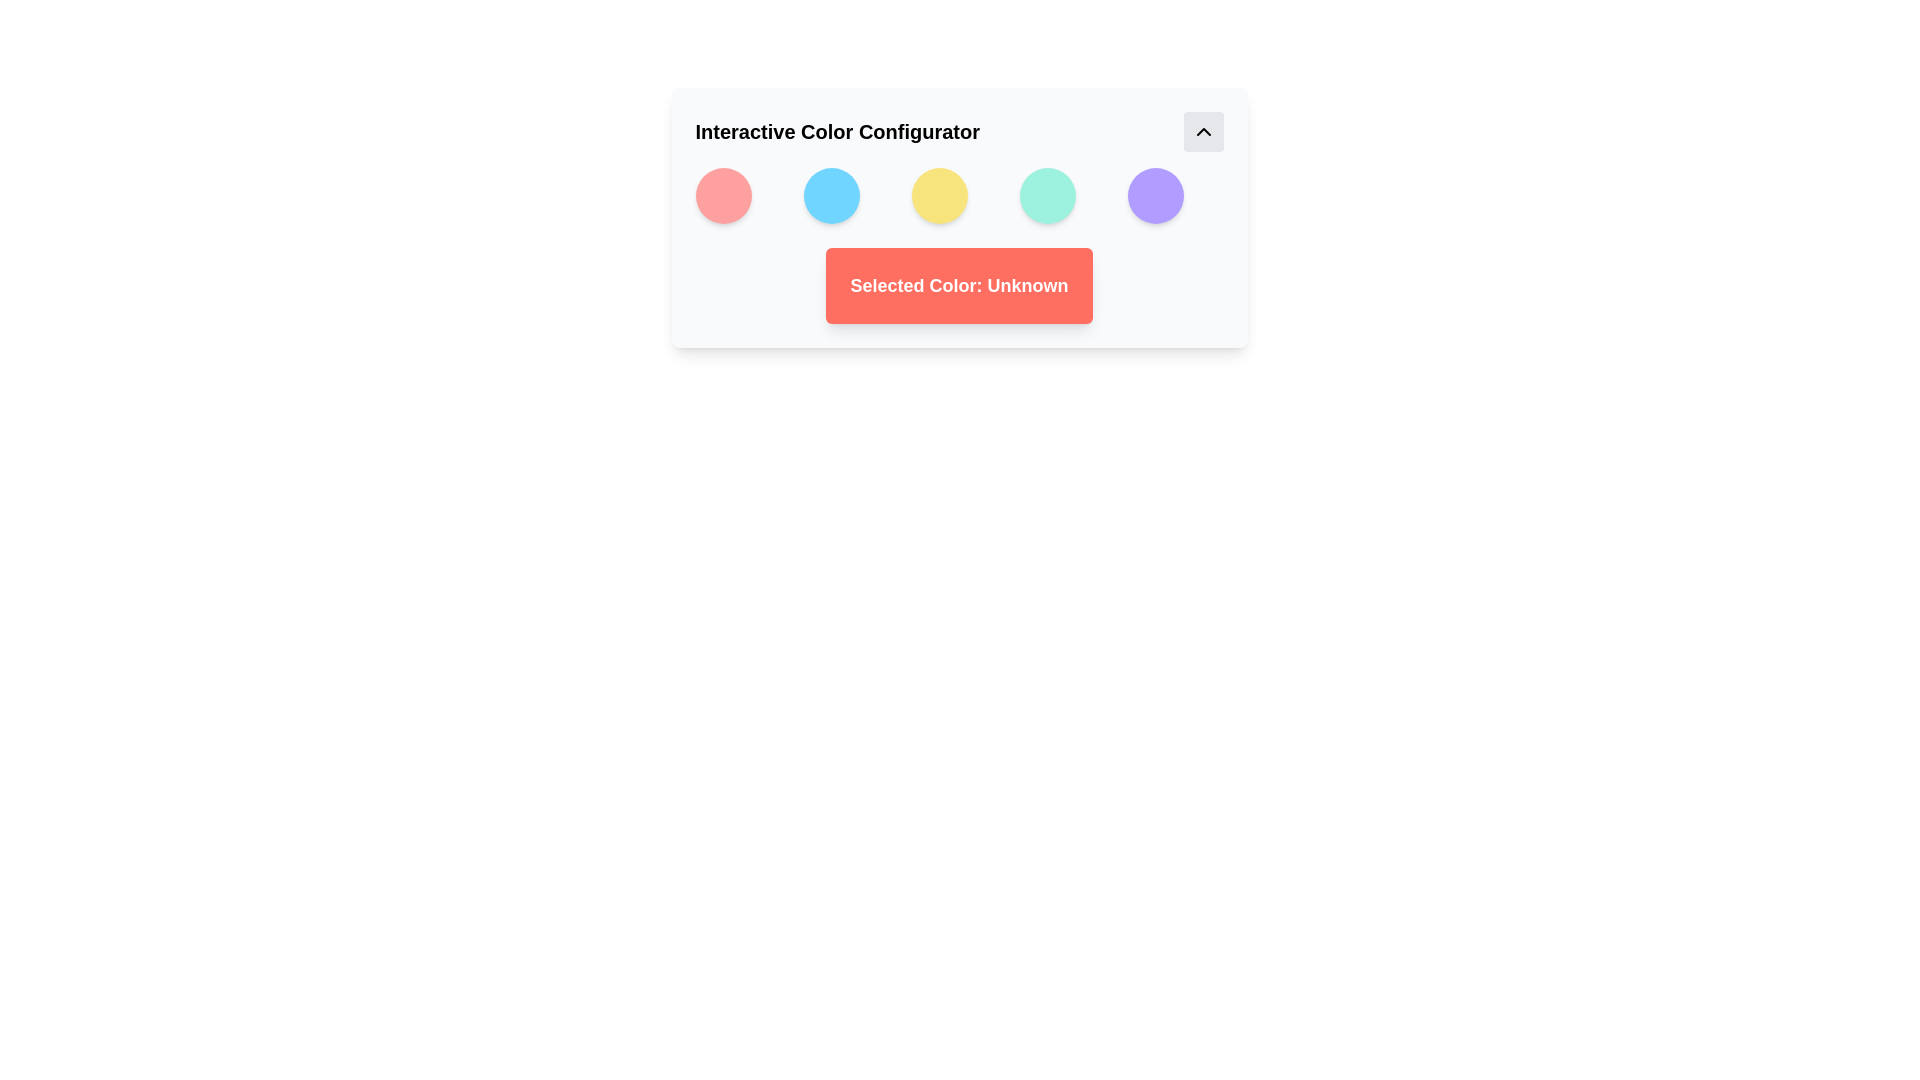 The image size is (1920, 1080). Describe the element at coordinates (1046, 196) in the screenshot. I see `the fourth circular button in the row of color chooser buttons` at that location.